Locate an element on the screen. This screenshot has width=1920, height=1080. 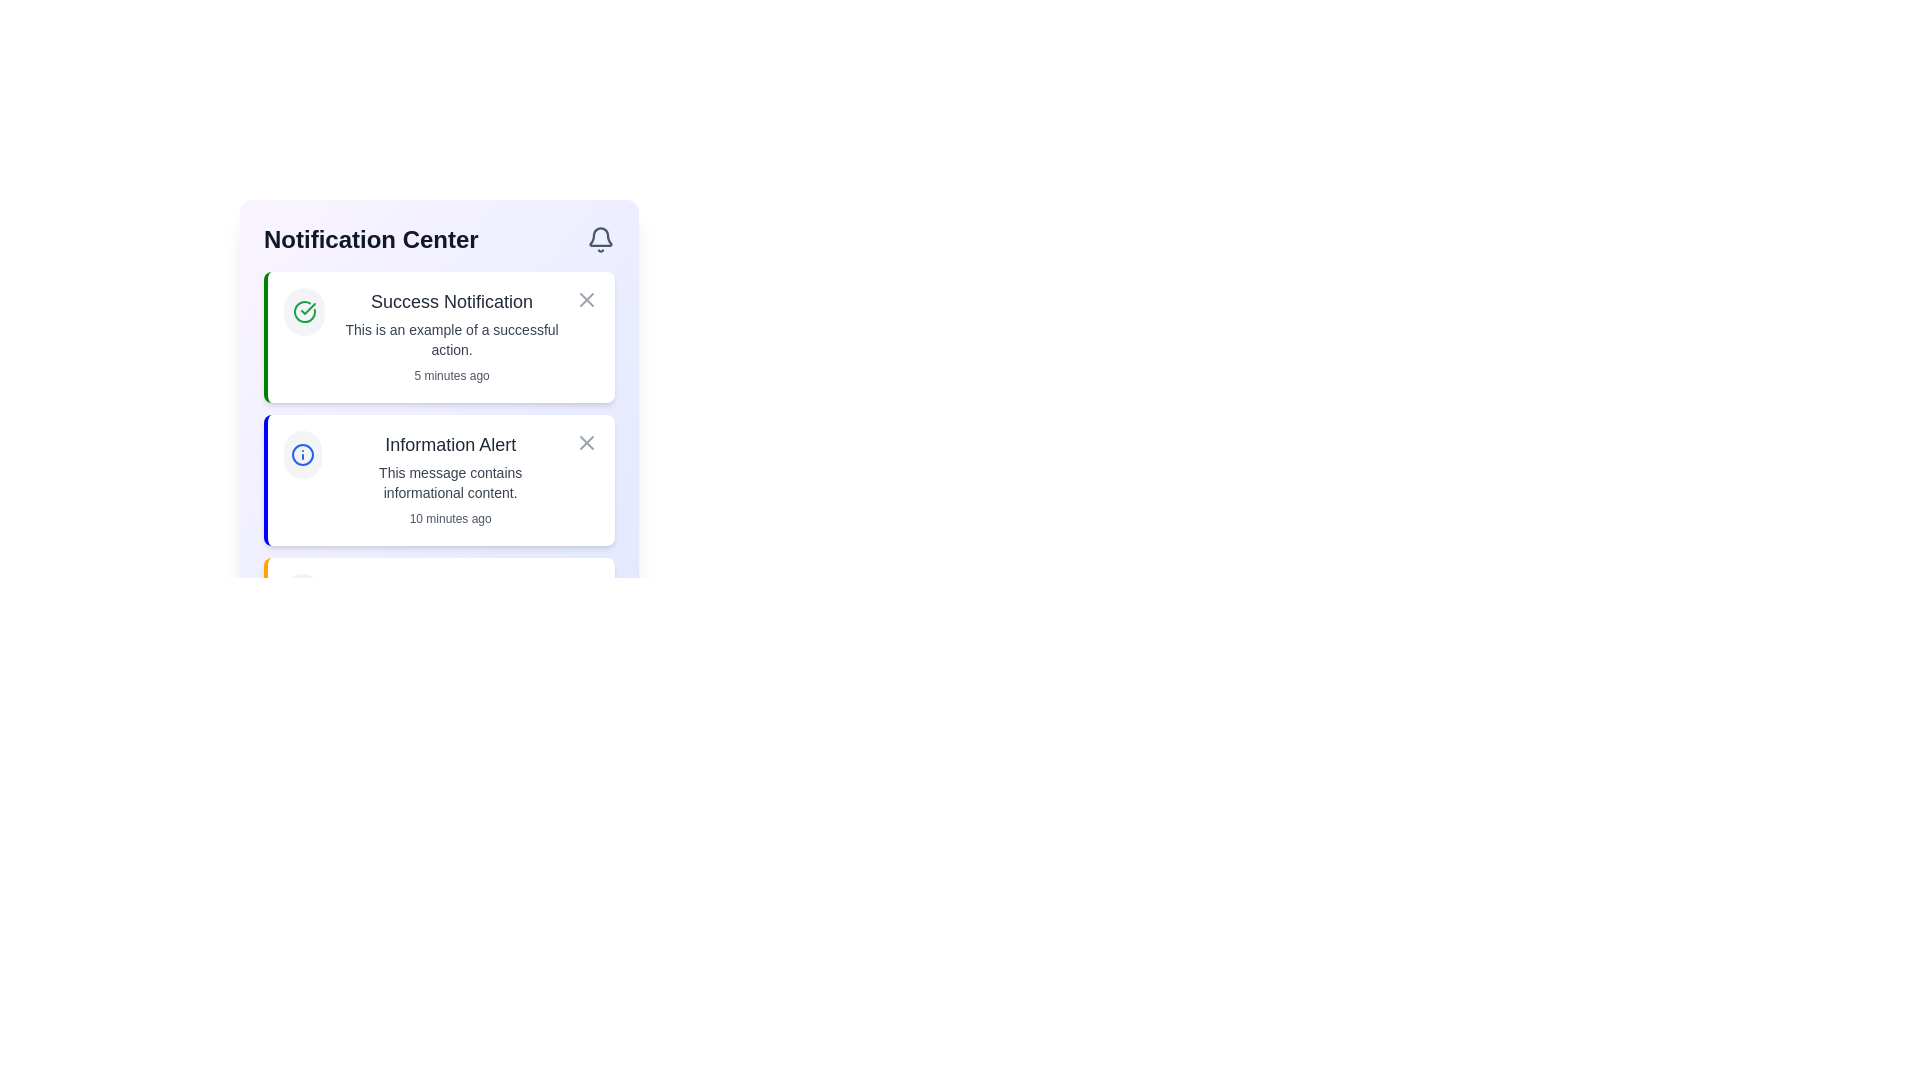
the text displayed in the notification panel titled 'Information Alert', which is located below the notification title and above the timestamp is located at coordinates (449, 482).